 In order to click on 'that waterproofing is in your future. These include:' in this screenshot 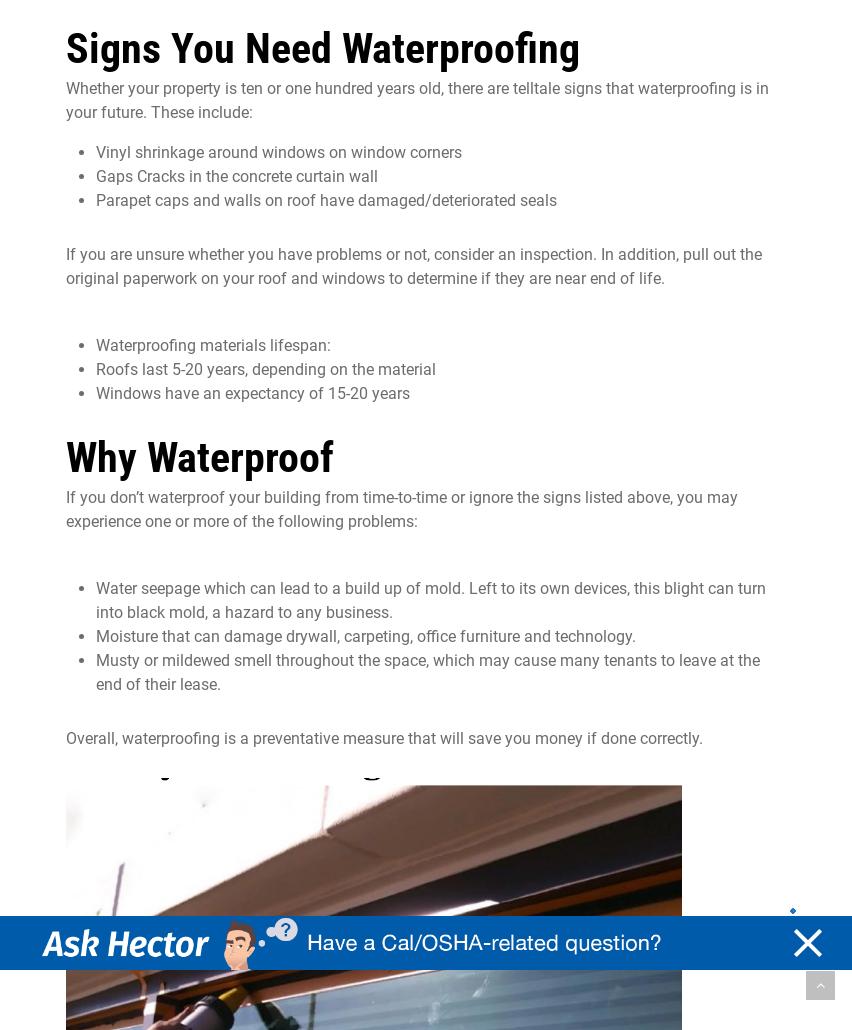, I will do `click(417, 99)`.